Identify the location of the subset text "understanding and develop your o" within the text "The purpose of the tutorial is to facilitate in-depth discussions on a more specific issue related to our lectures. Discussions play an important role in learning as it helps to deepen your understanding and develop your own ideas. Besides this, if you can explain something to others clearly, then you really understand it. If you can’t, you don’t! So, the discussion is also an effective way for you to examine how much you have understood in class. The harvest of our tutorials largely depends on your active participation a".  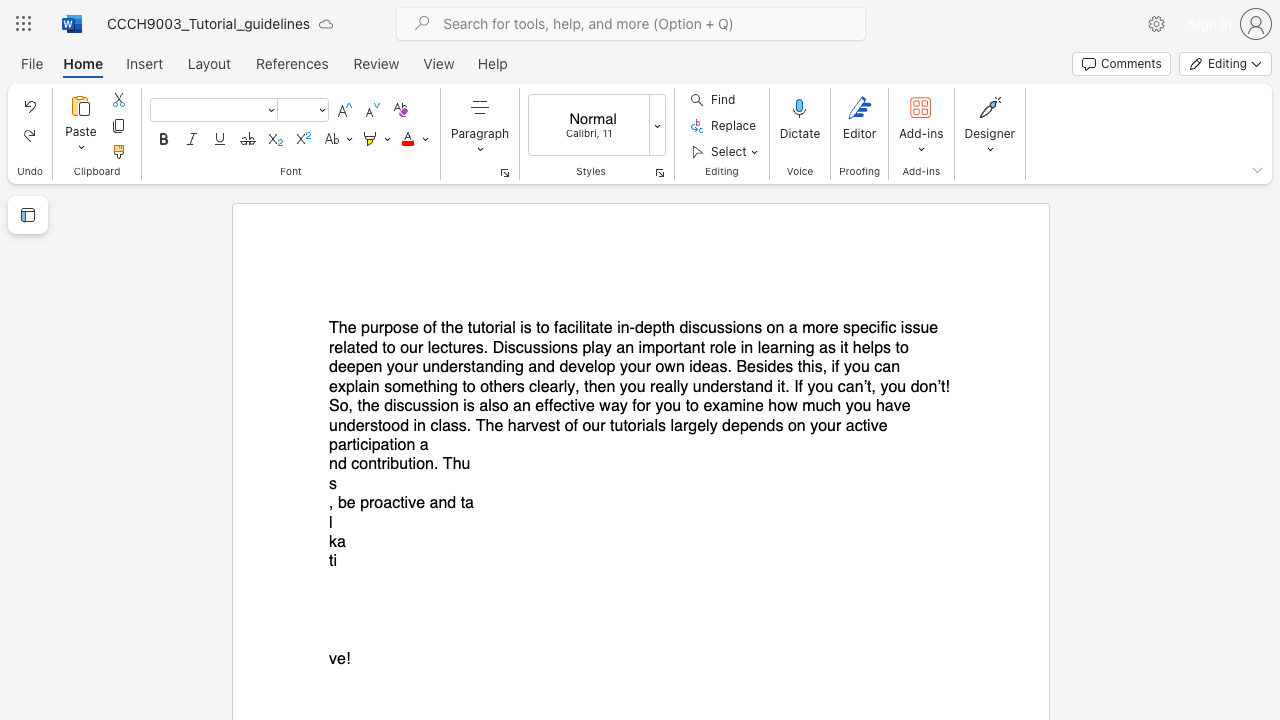
(421, 367).